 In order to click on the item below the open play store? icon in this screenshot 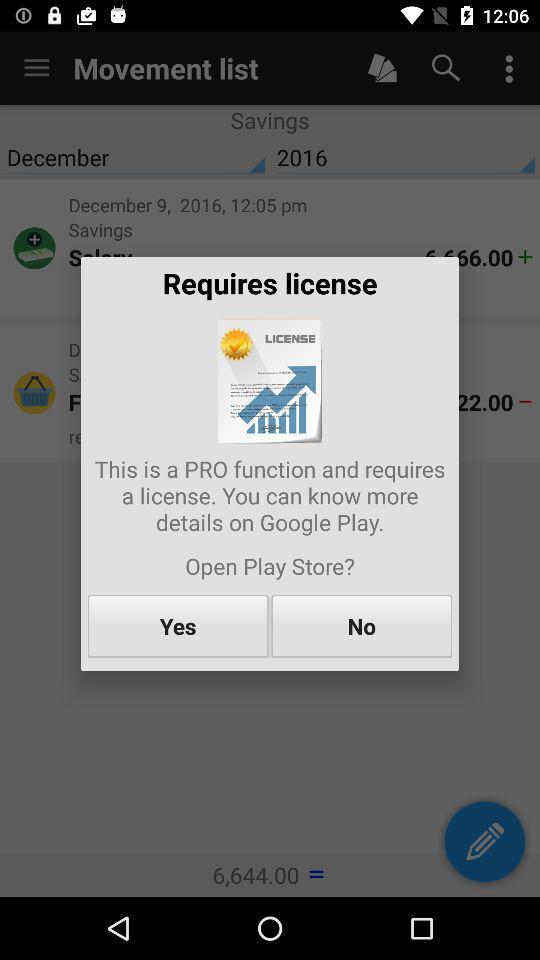, I will do `click(360, 625)`.